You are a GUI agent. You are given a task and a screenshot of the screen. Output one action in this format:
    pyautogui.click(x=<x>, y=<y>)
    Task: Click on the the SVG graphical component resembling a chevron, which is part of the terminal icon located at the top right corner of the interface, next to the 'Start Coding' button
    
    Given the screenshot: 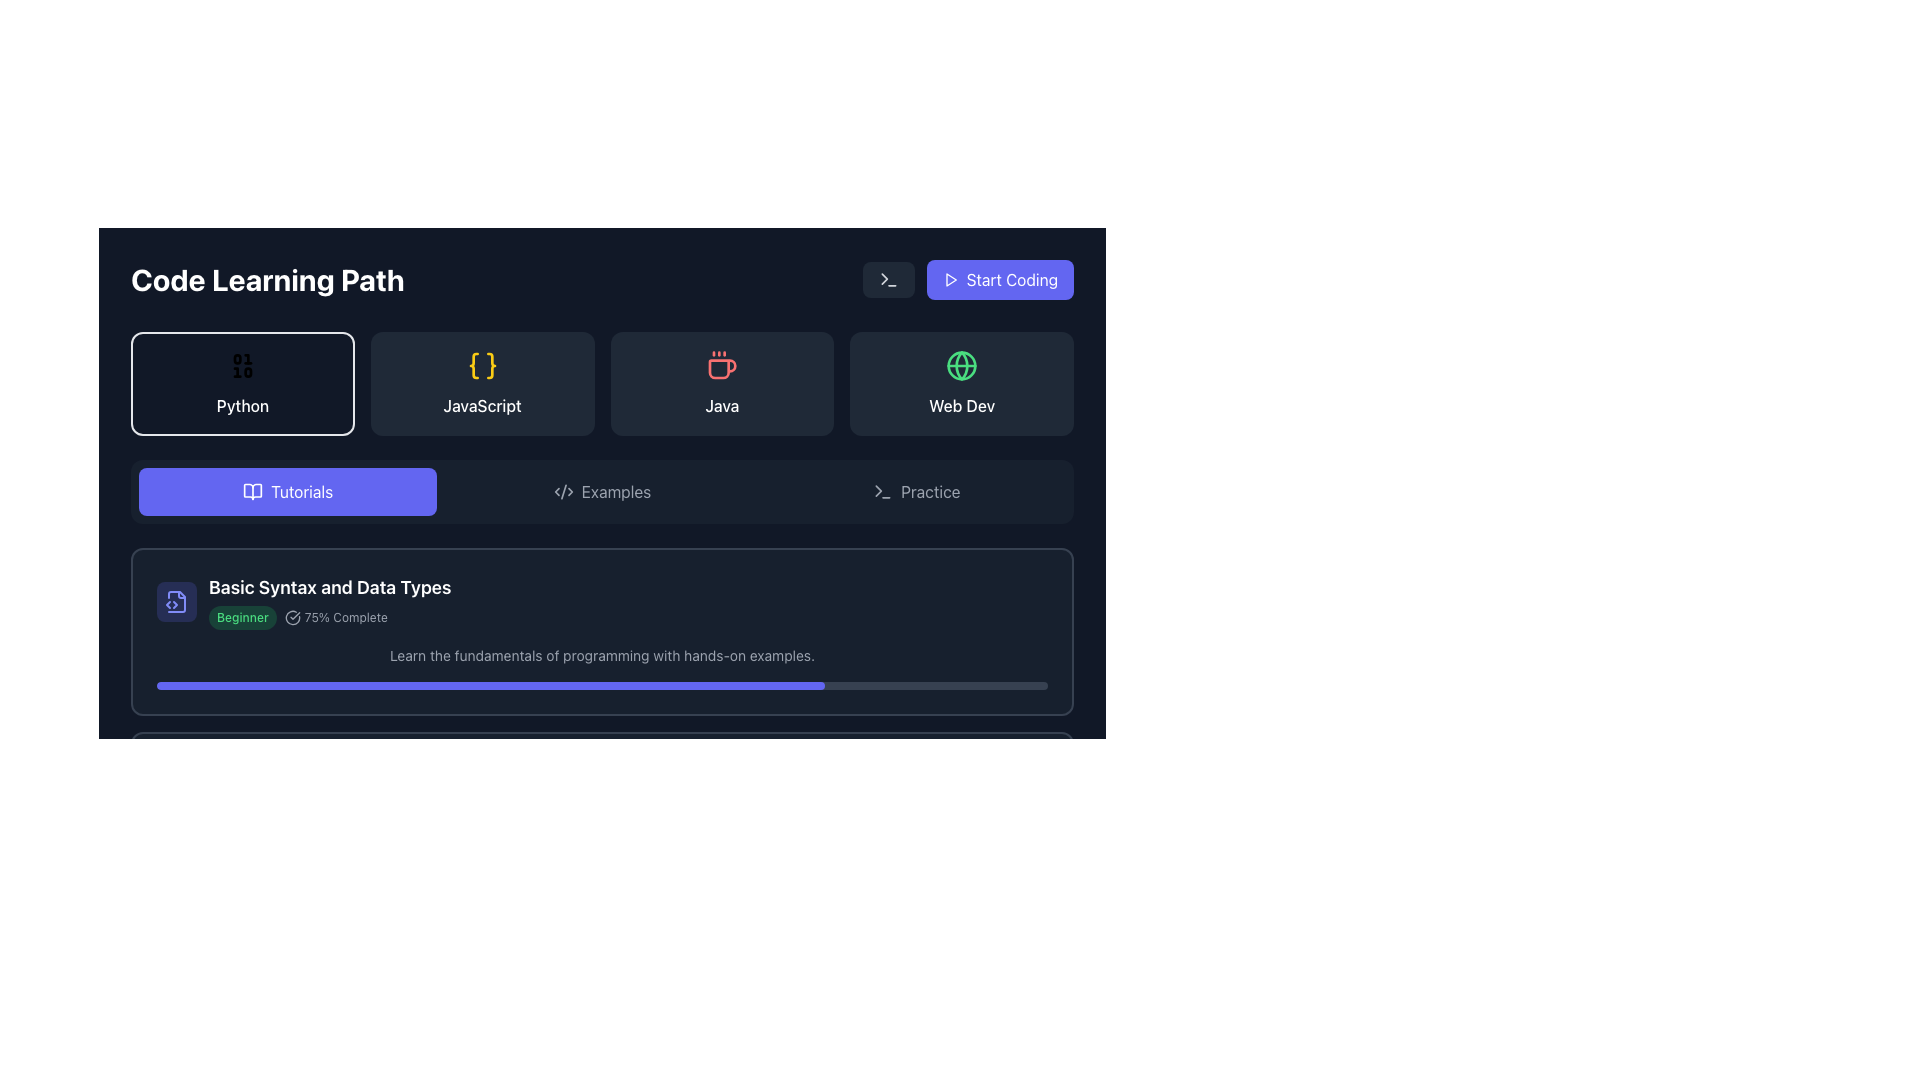 What is the action you would take?
    pyautogui.click(x=883, y=279)
    